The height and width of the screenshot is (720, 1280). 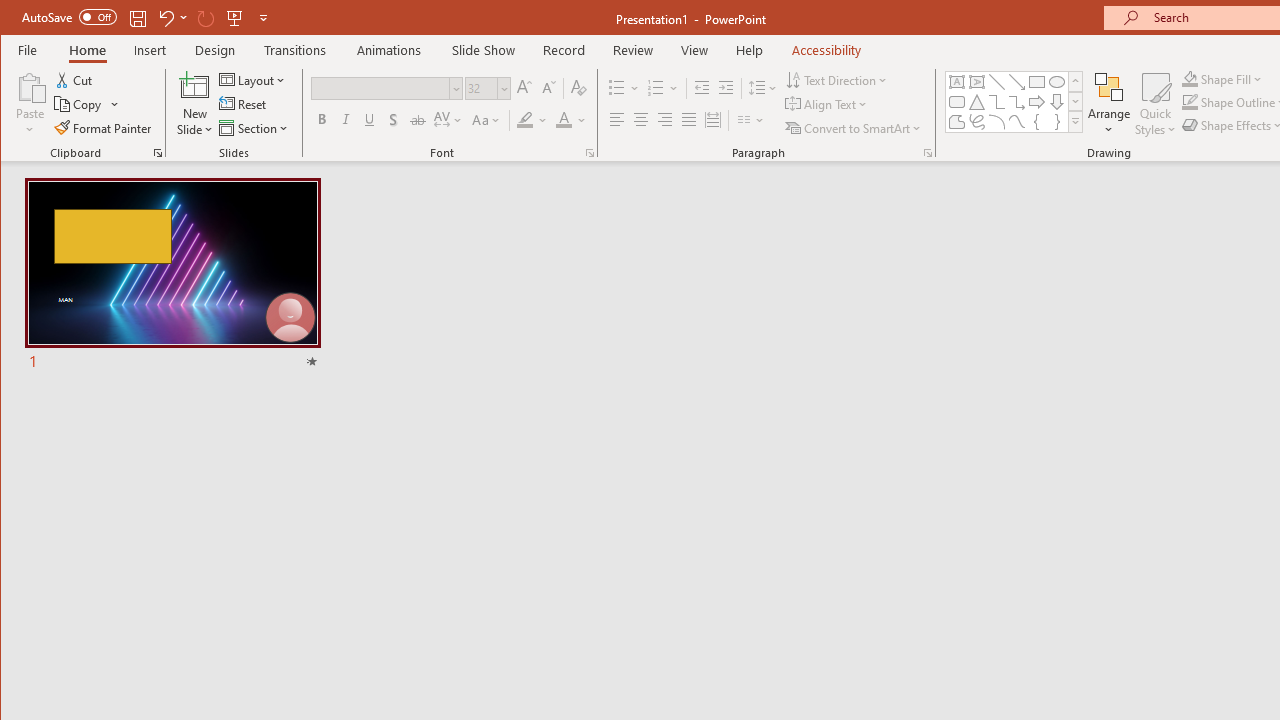 I want to click on 'Line Arrow', so click(x=1016, y=81).